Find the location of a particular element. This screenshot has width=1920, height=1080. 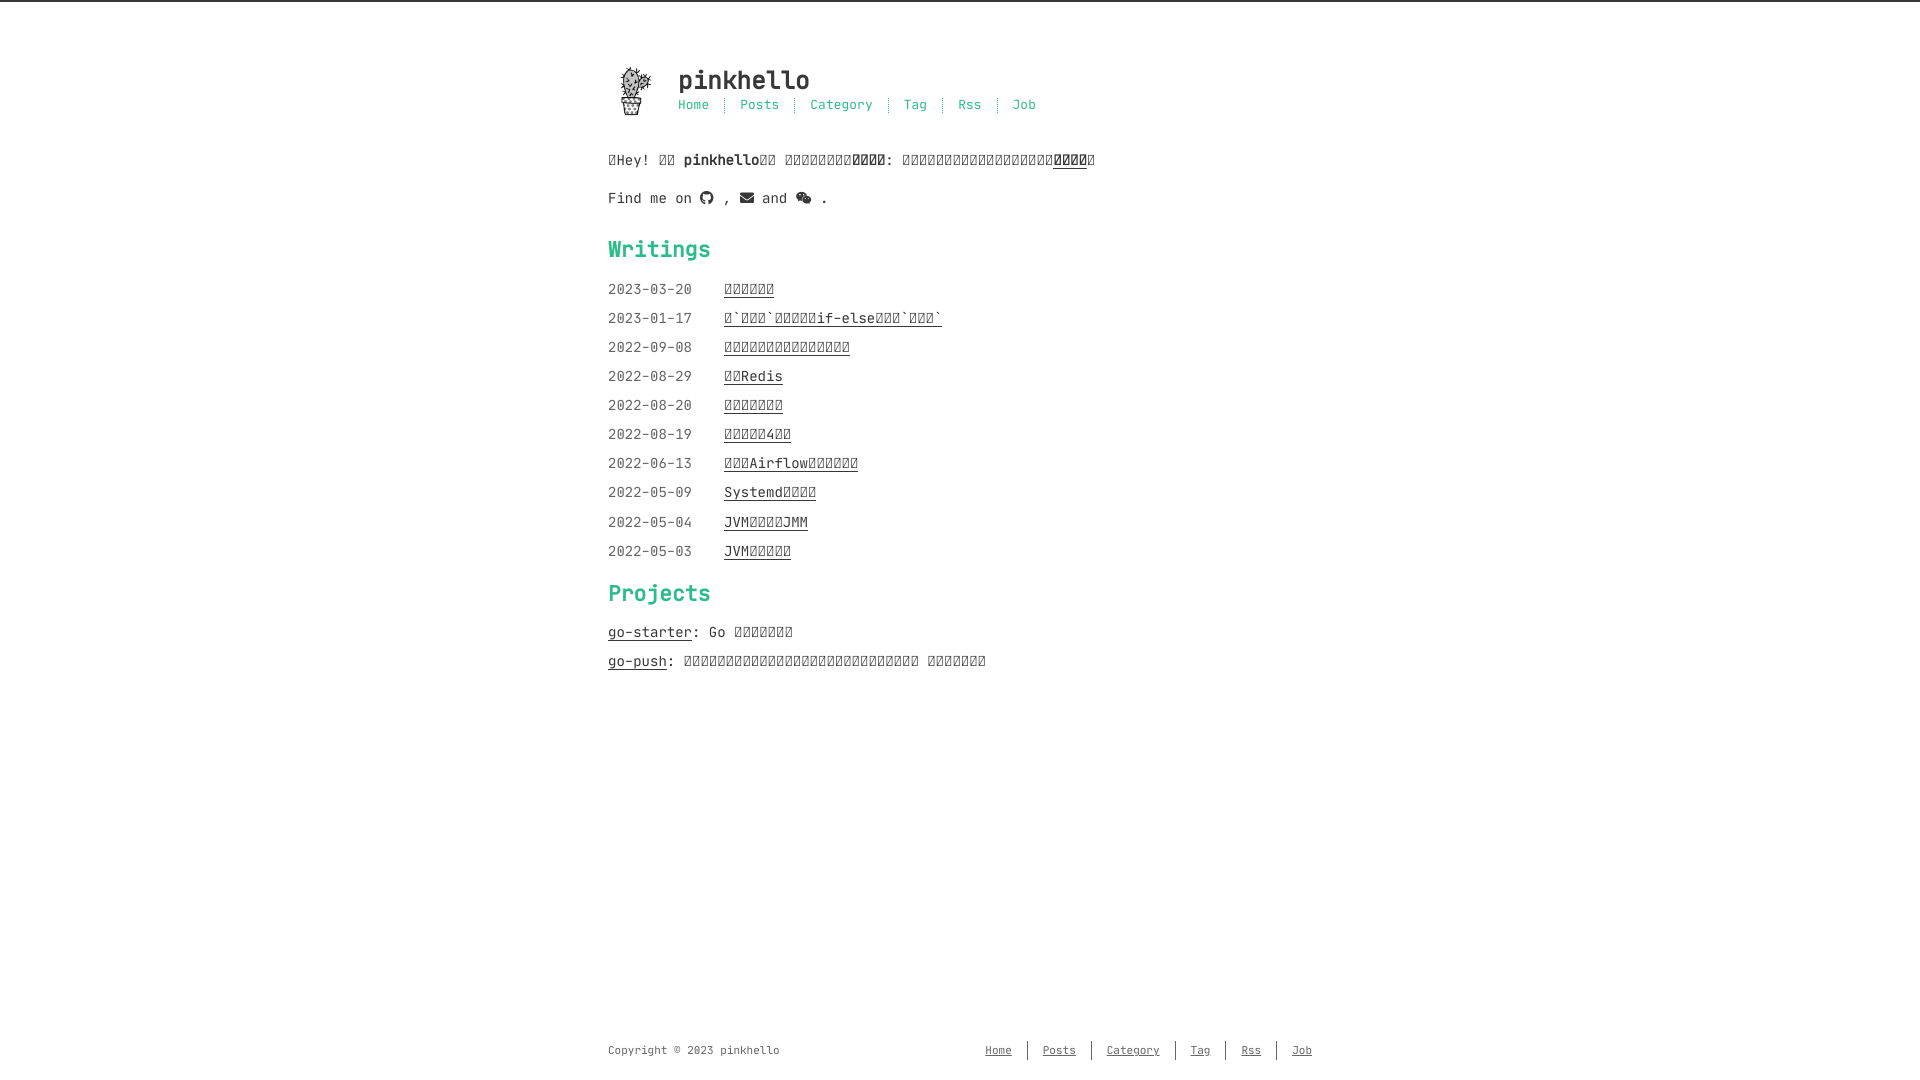

'Posts' is located at coordinates (758, 105).